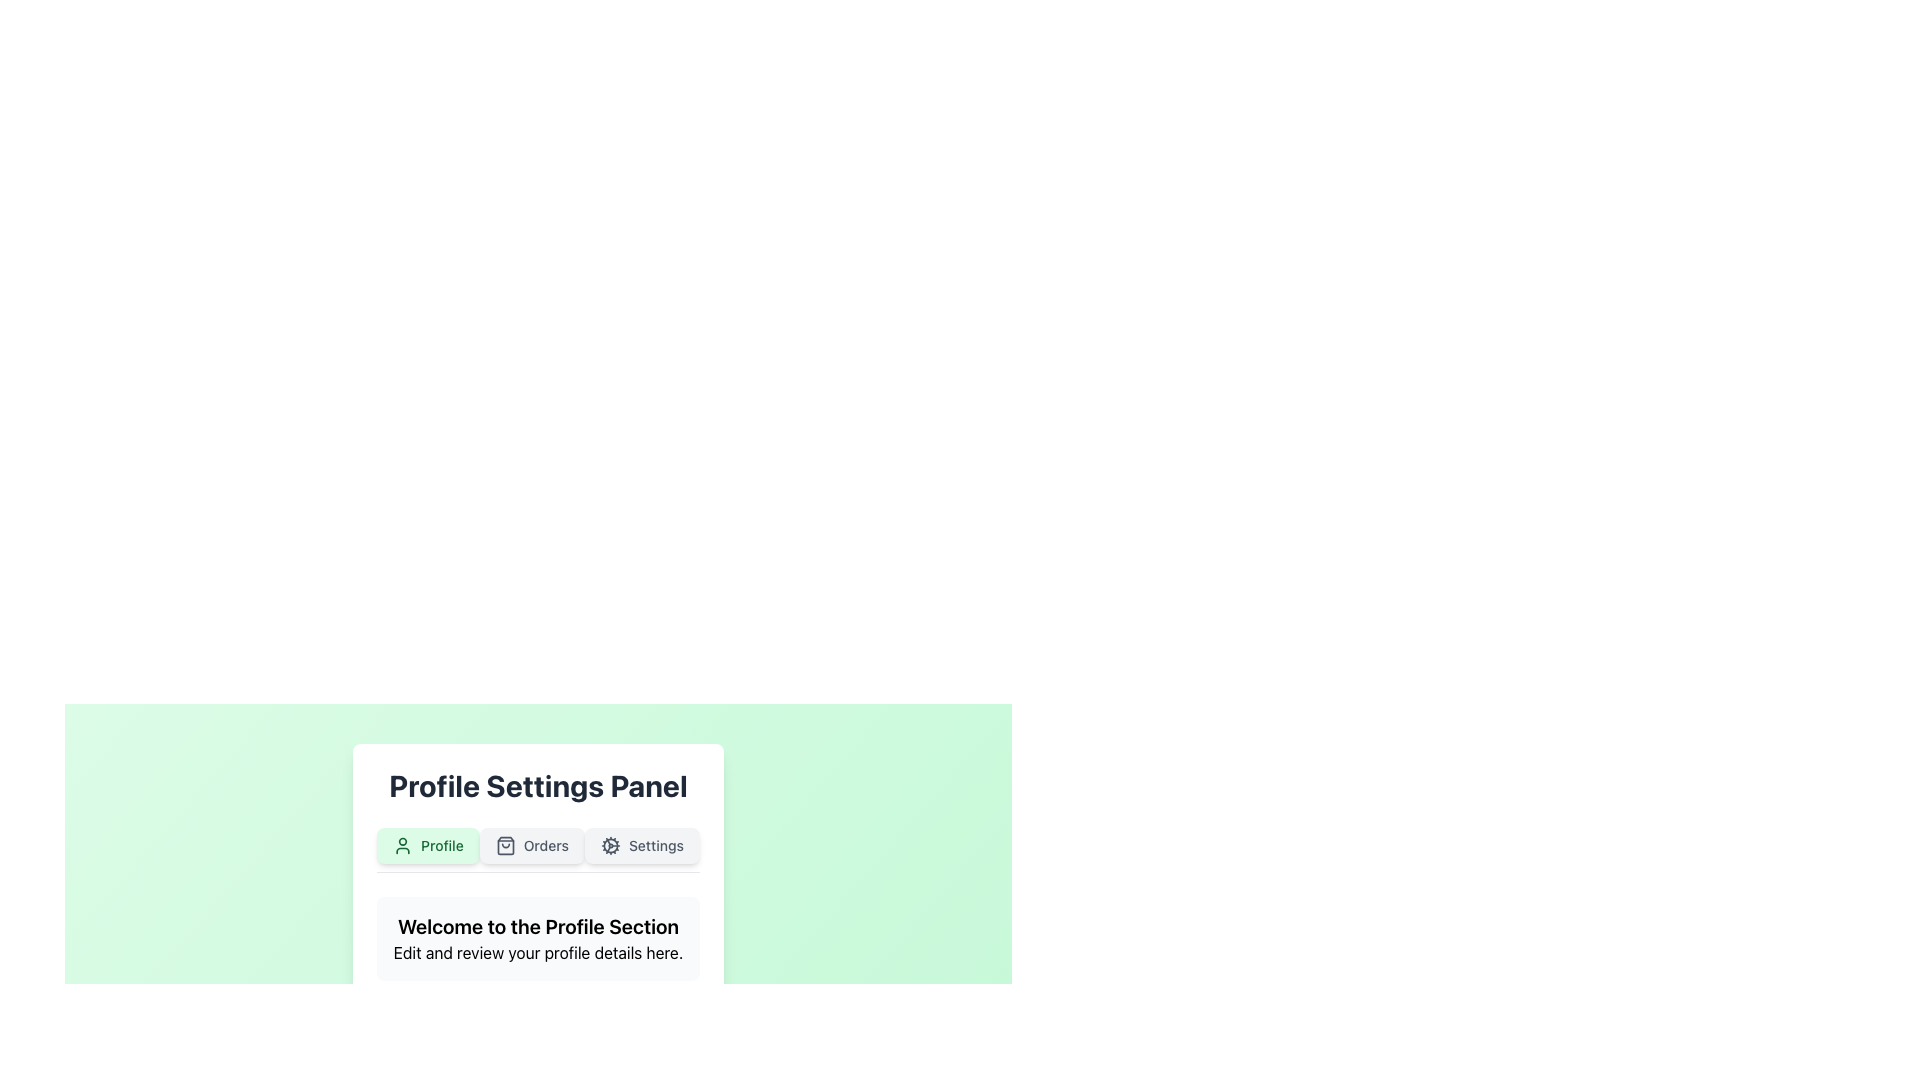  Describe the element at coordinates (642, 845) in the screenshot. I see `the 'Settings' button with a cogwheel icon, which is the third button in the horizontal group located below the 'Profile Settings Panel' header` at that location.